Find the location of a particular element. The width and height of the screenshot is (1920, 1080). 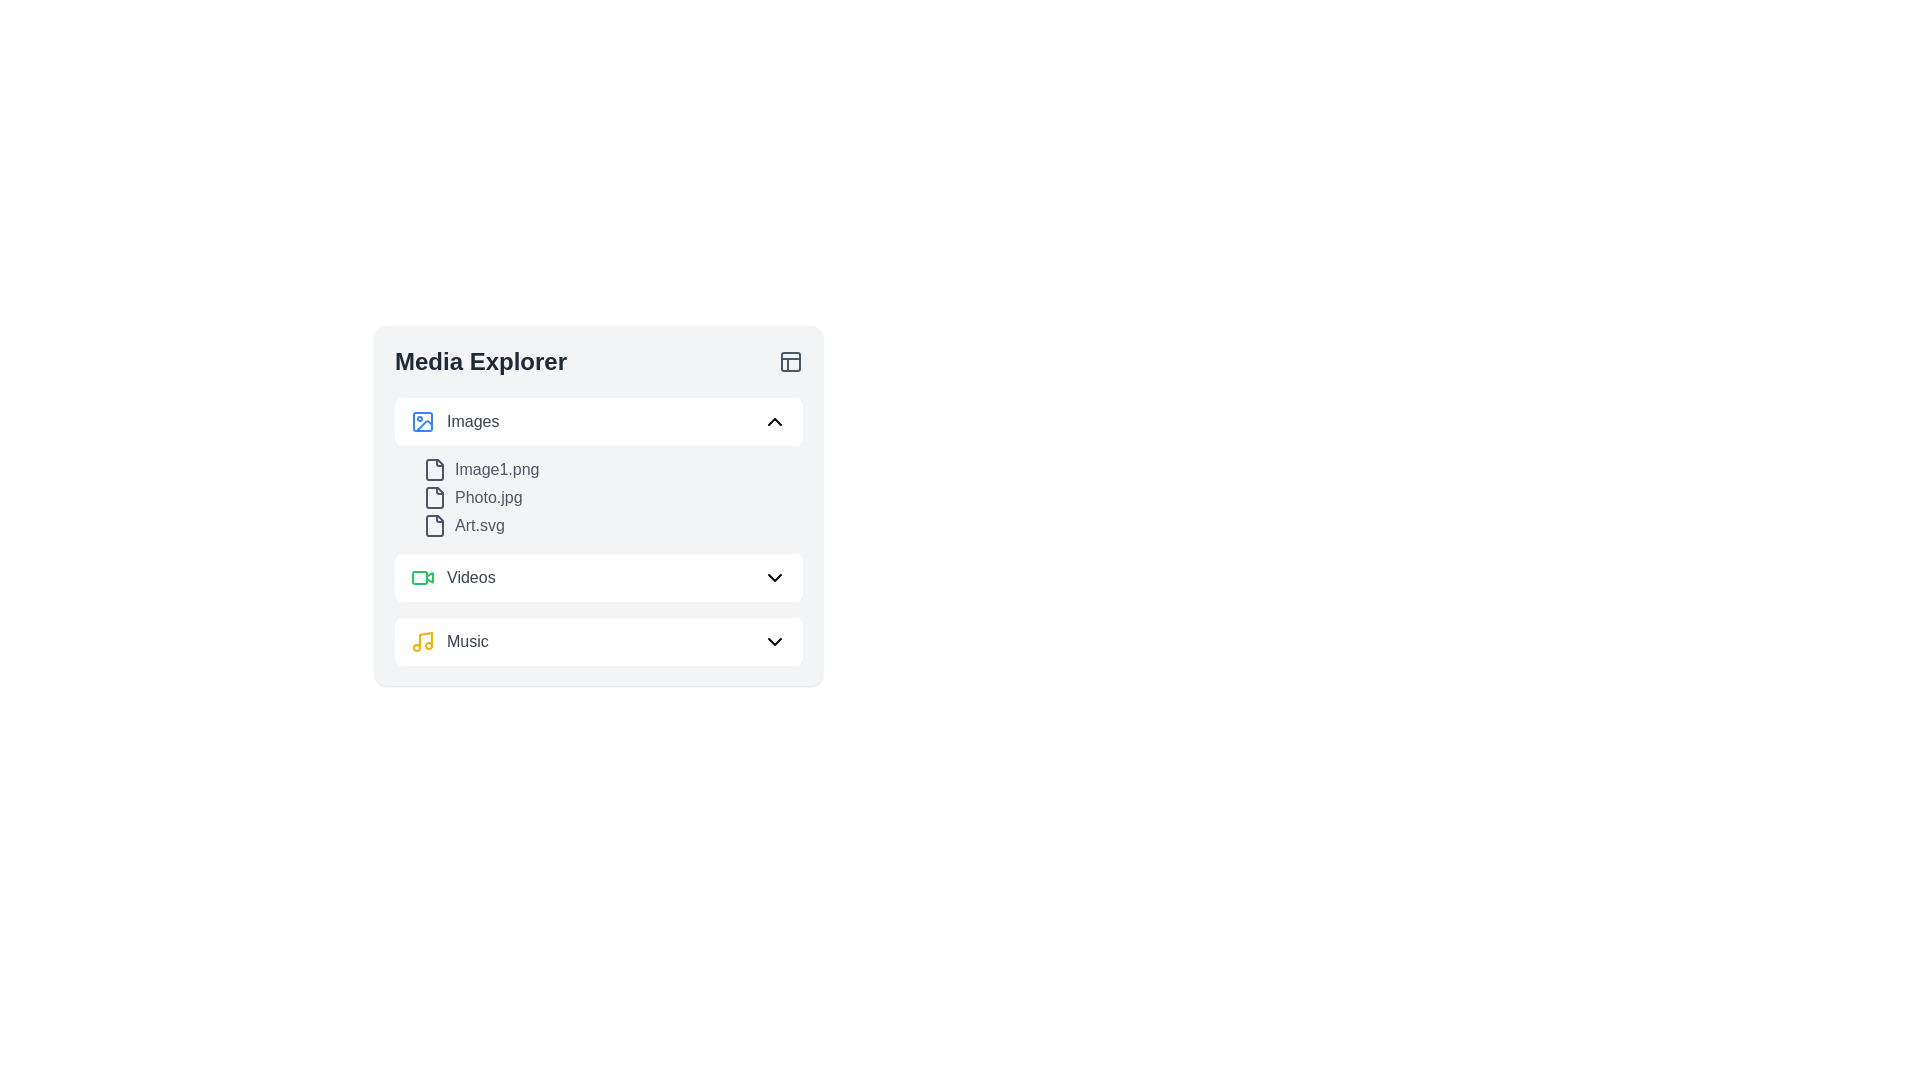

text label 'Images' which is styled with a medium-weight font and gray color, located adjacent to an image icon in the media explorer interface is located at coordinates (472, 420).